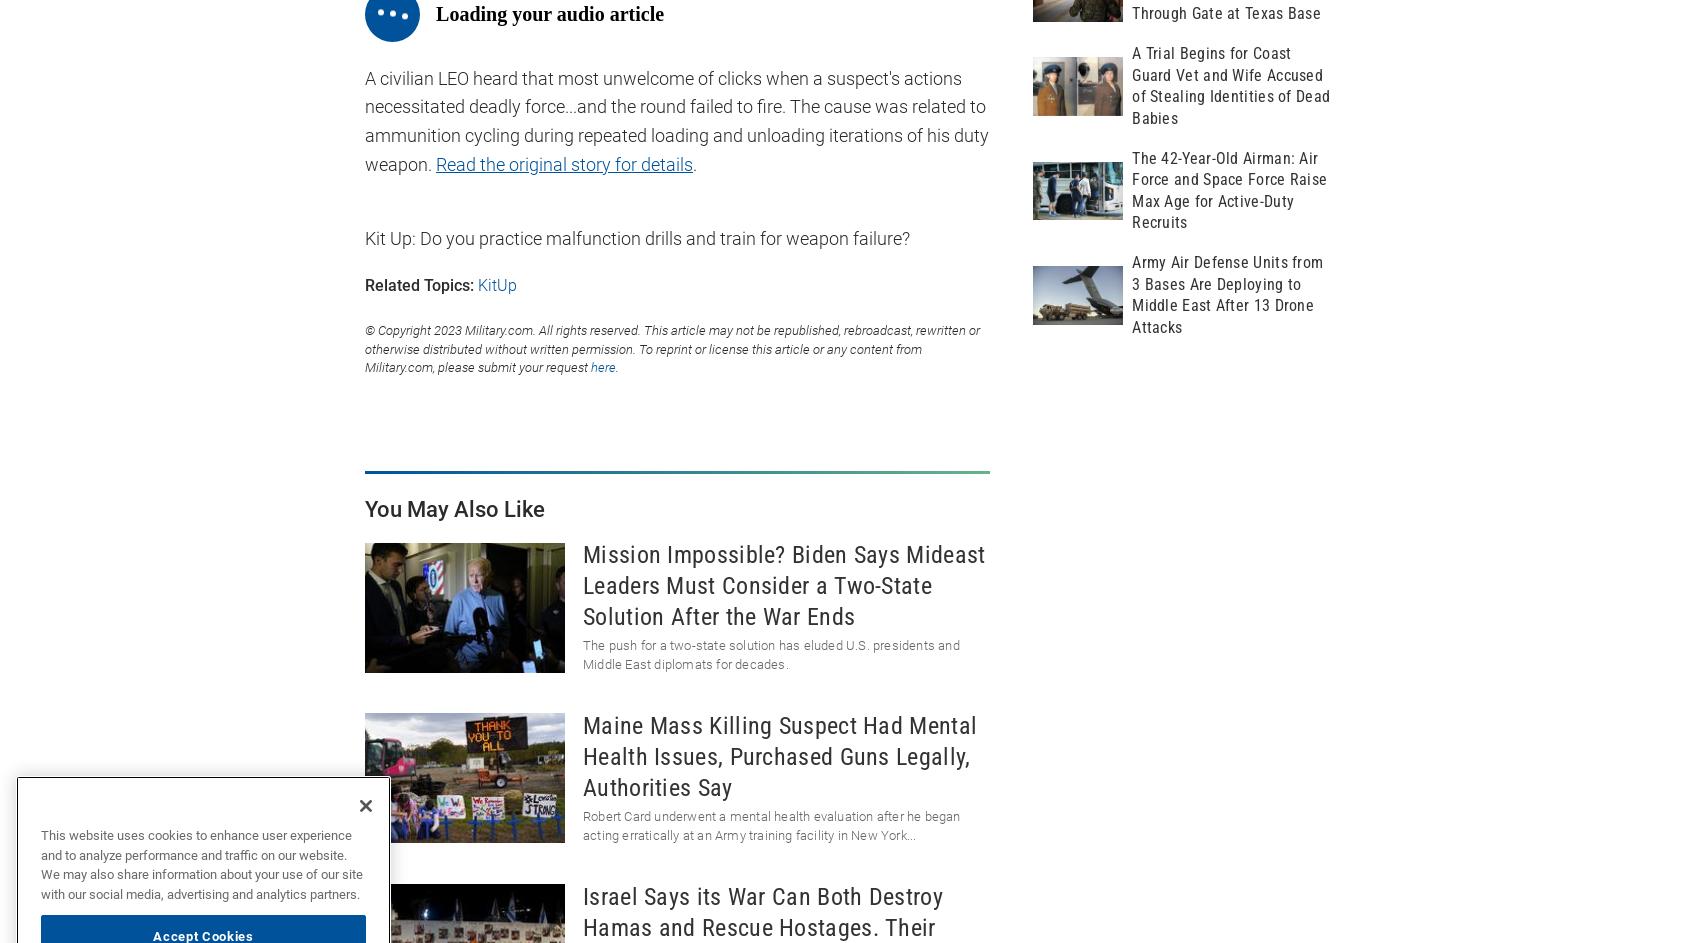 Image resolution: width=1700 pixels, height=943 pixels. I want to click on '© Copyright 2023 Military.com. All rights reserved. This article may not be republished, rebroadcast, rewritten or otherwise distributed without written permission. To reprint or license this article or any content from Military.com, please submit your request', so click(672, 349).